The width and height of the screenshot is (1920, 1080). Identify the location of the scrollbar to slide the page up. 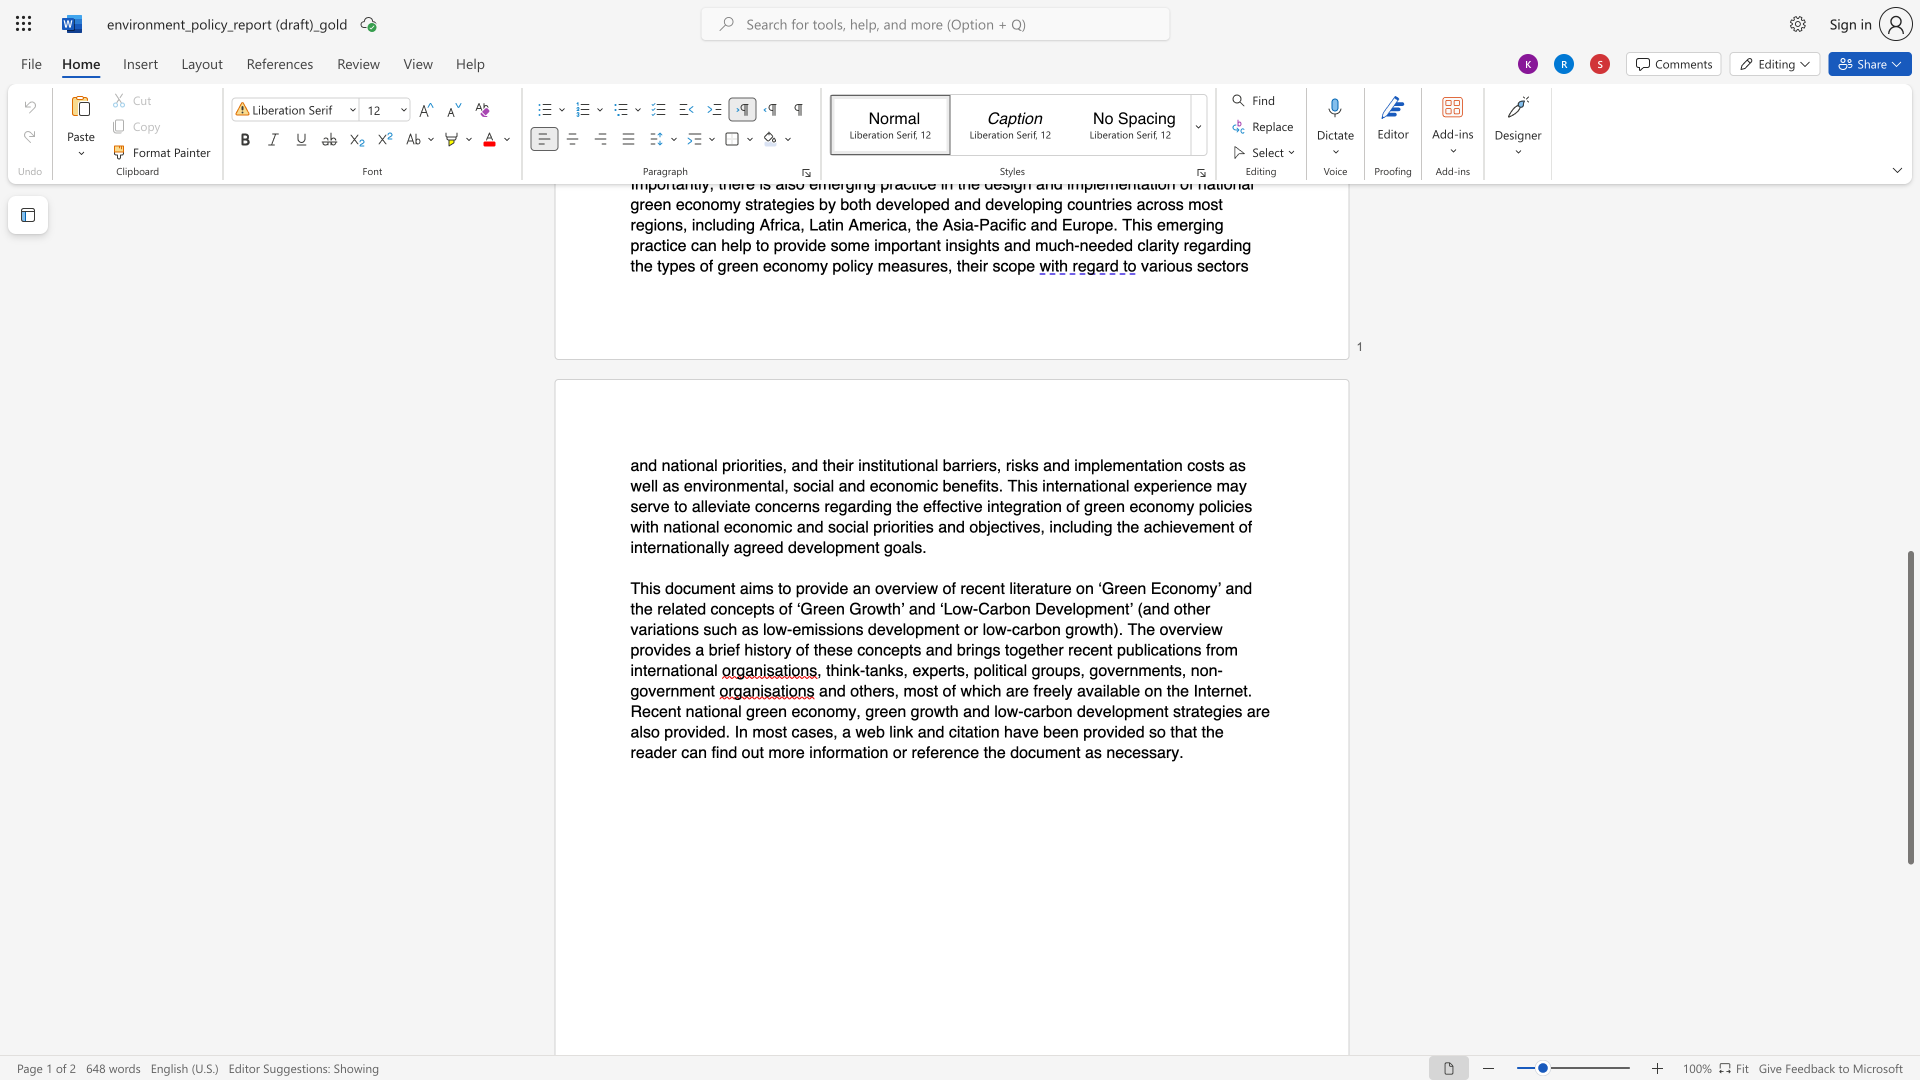
(1909, 238).